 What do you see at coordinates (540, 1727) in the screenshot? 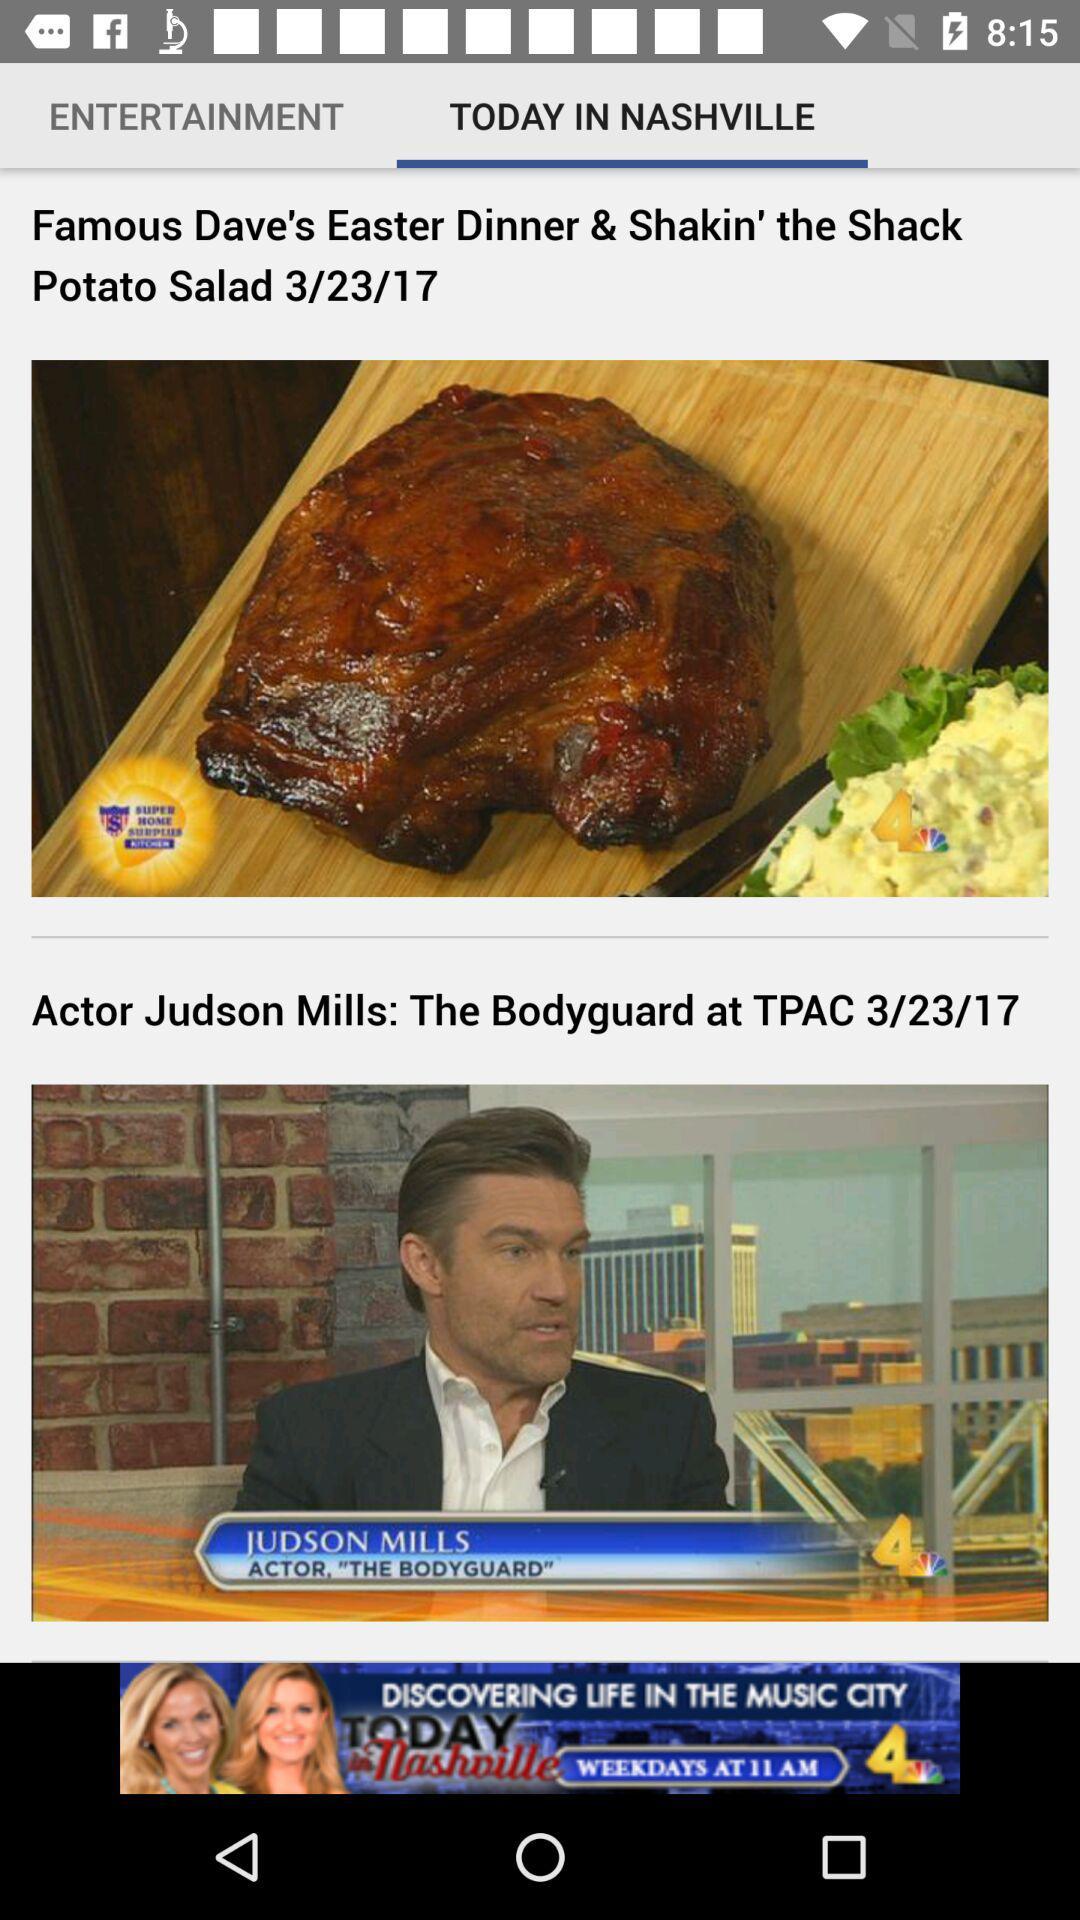
I see `visit today nashville` at bounding box center [540, 1727].